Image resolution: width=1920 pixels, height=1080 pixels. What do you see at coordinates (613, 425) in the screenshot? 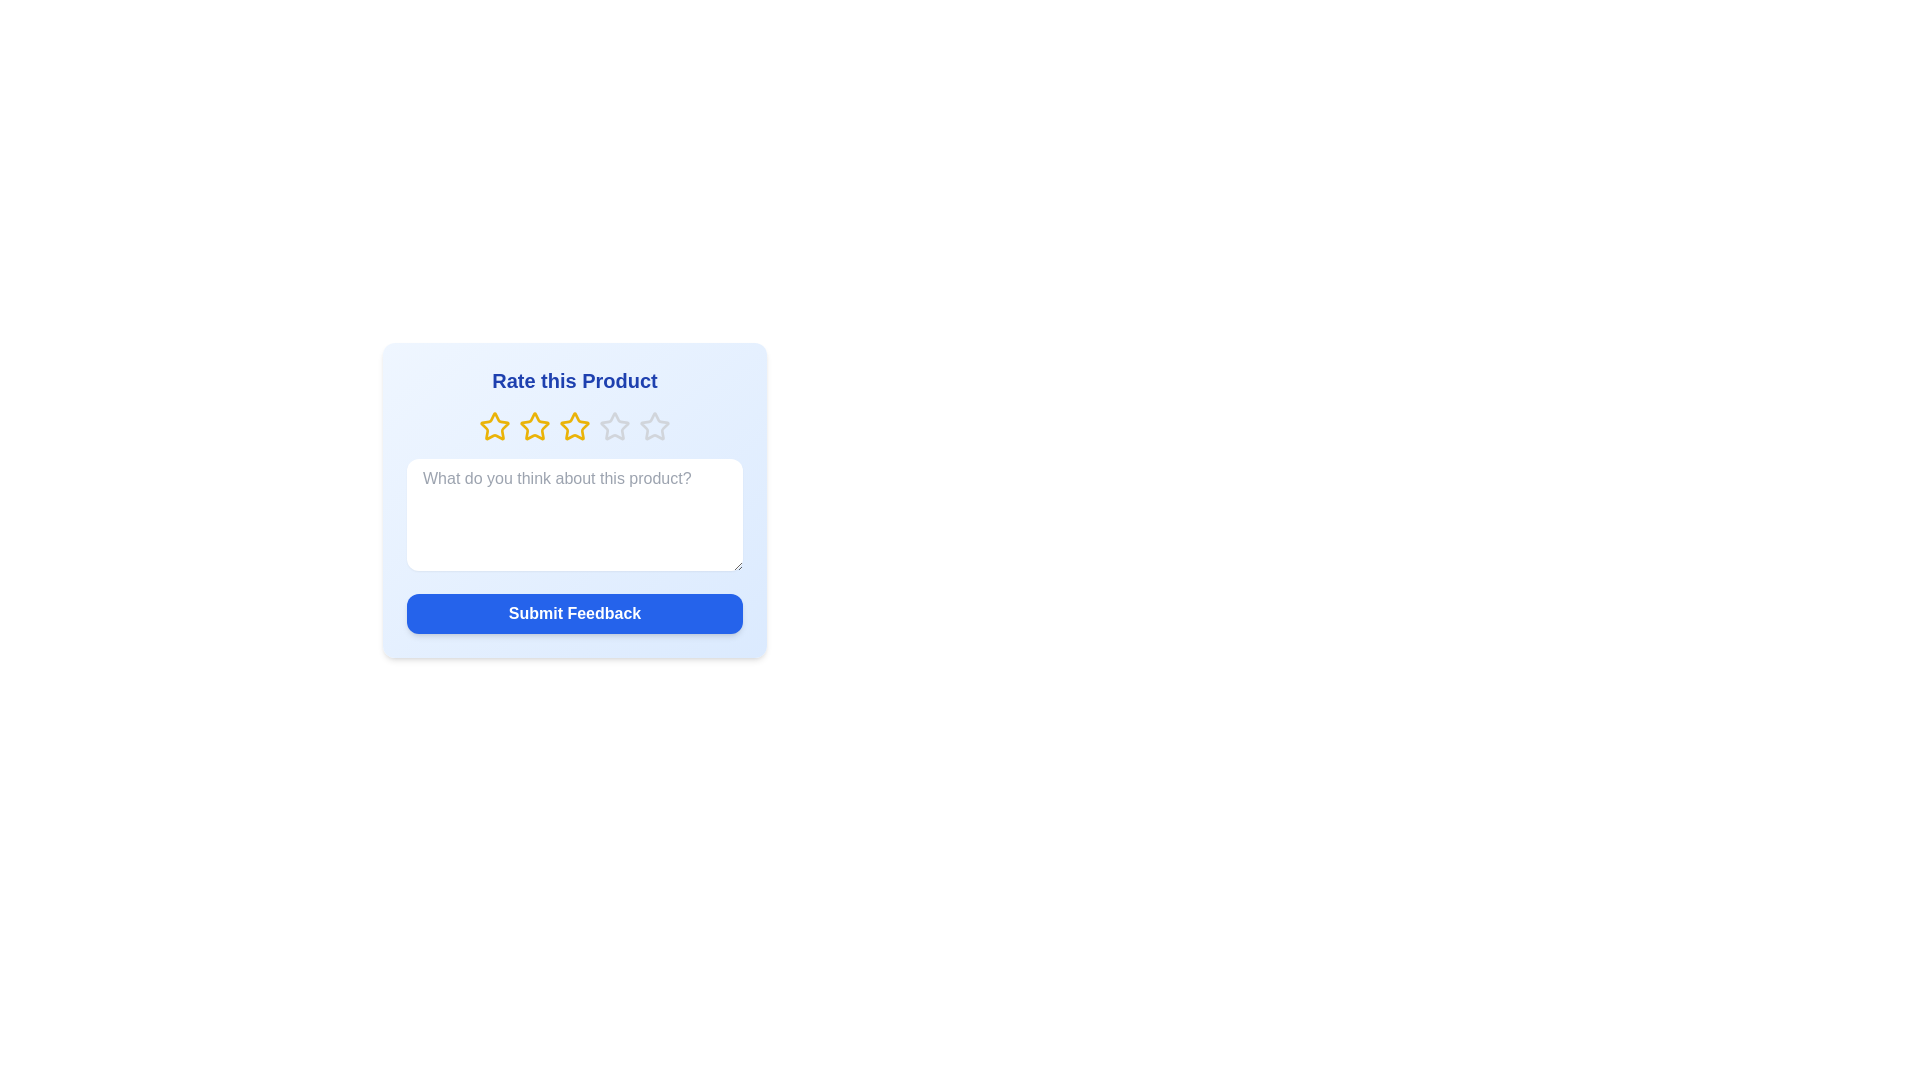
I see `the fourth star in the graphic rating control` at bounding box center [613, 425].